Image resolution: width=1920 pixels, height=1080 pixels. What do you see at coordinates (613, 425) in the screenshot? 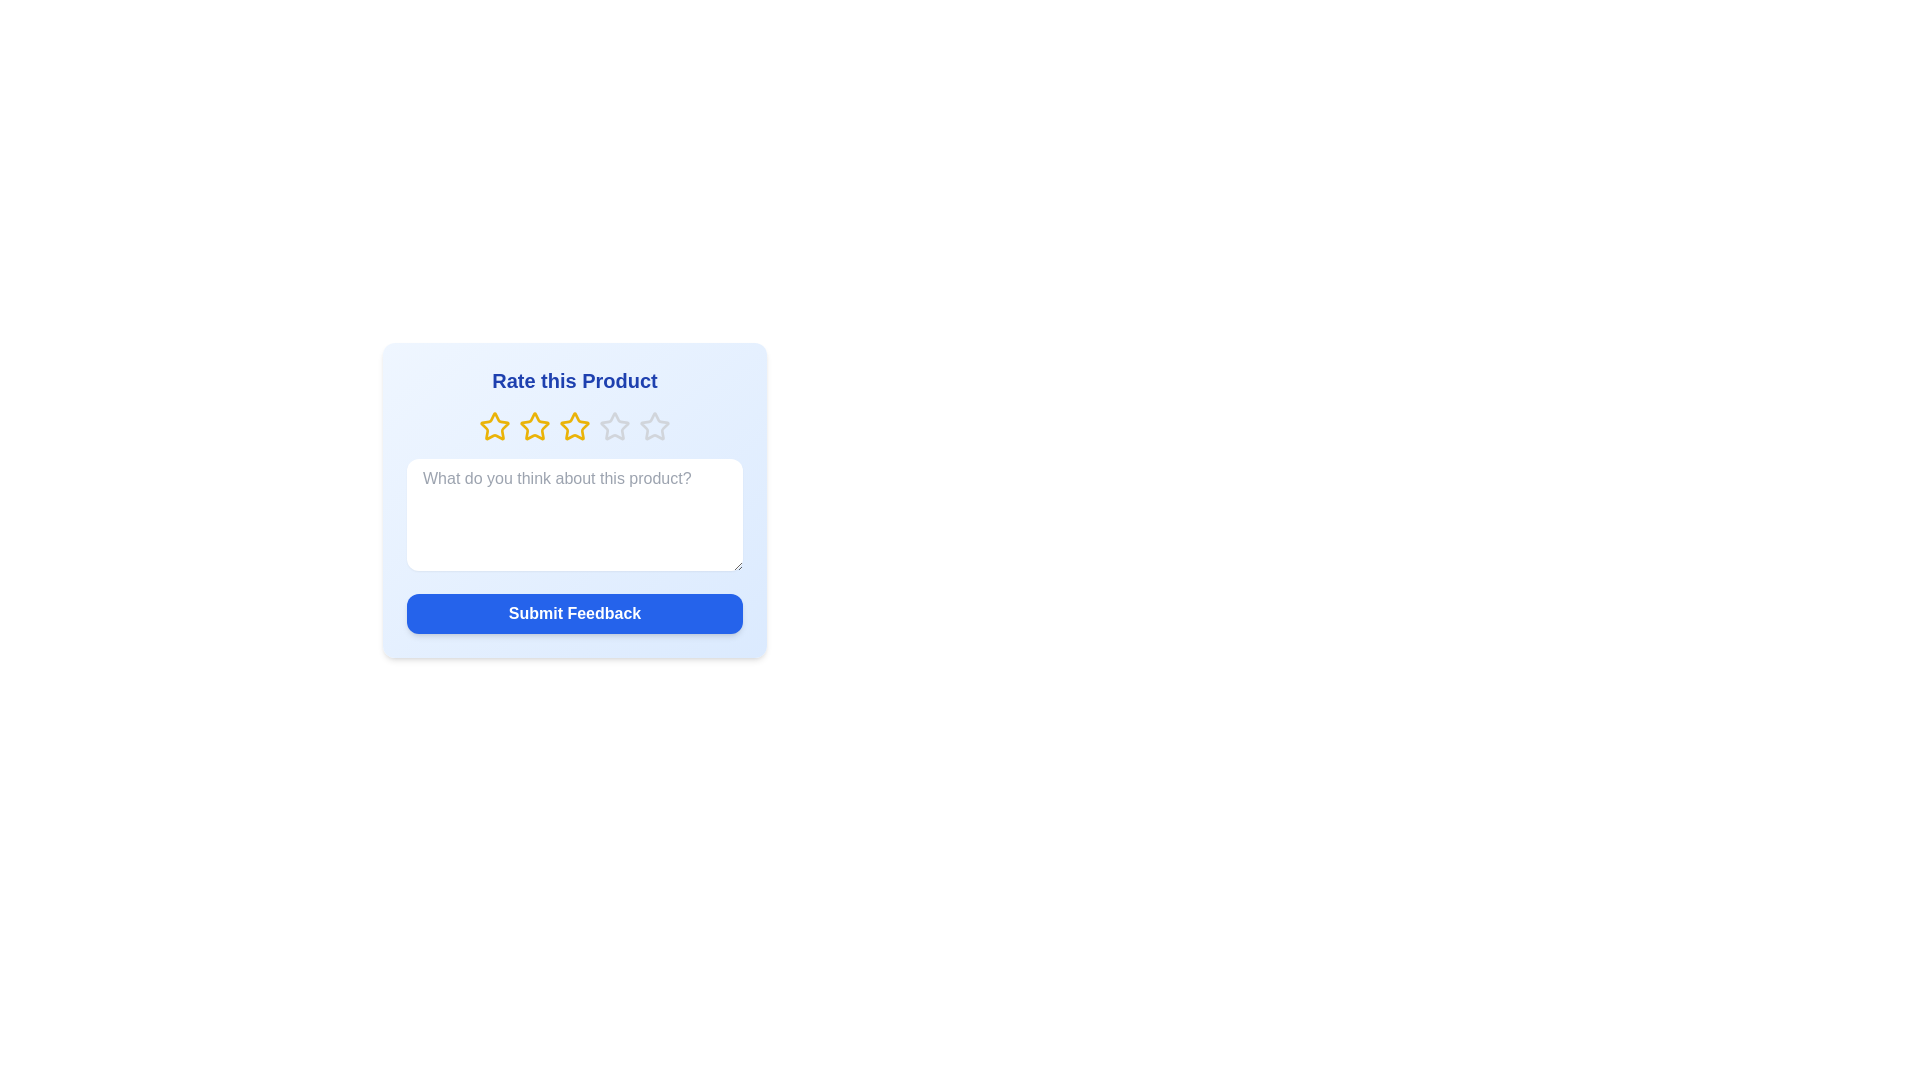
I see `the fourth star in the graphic rating control` at bounding box center [613, 425].